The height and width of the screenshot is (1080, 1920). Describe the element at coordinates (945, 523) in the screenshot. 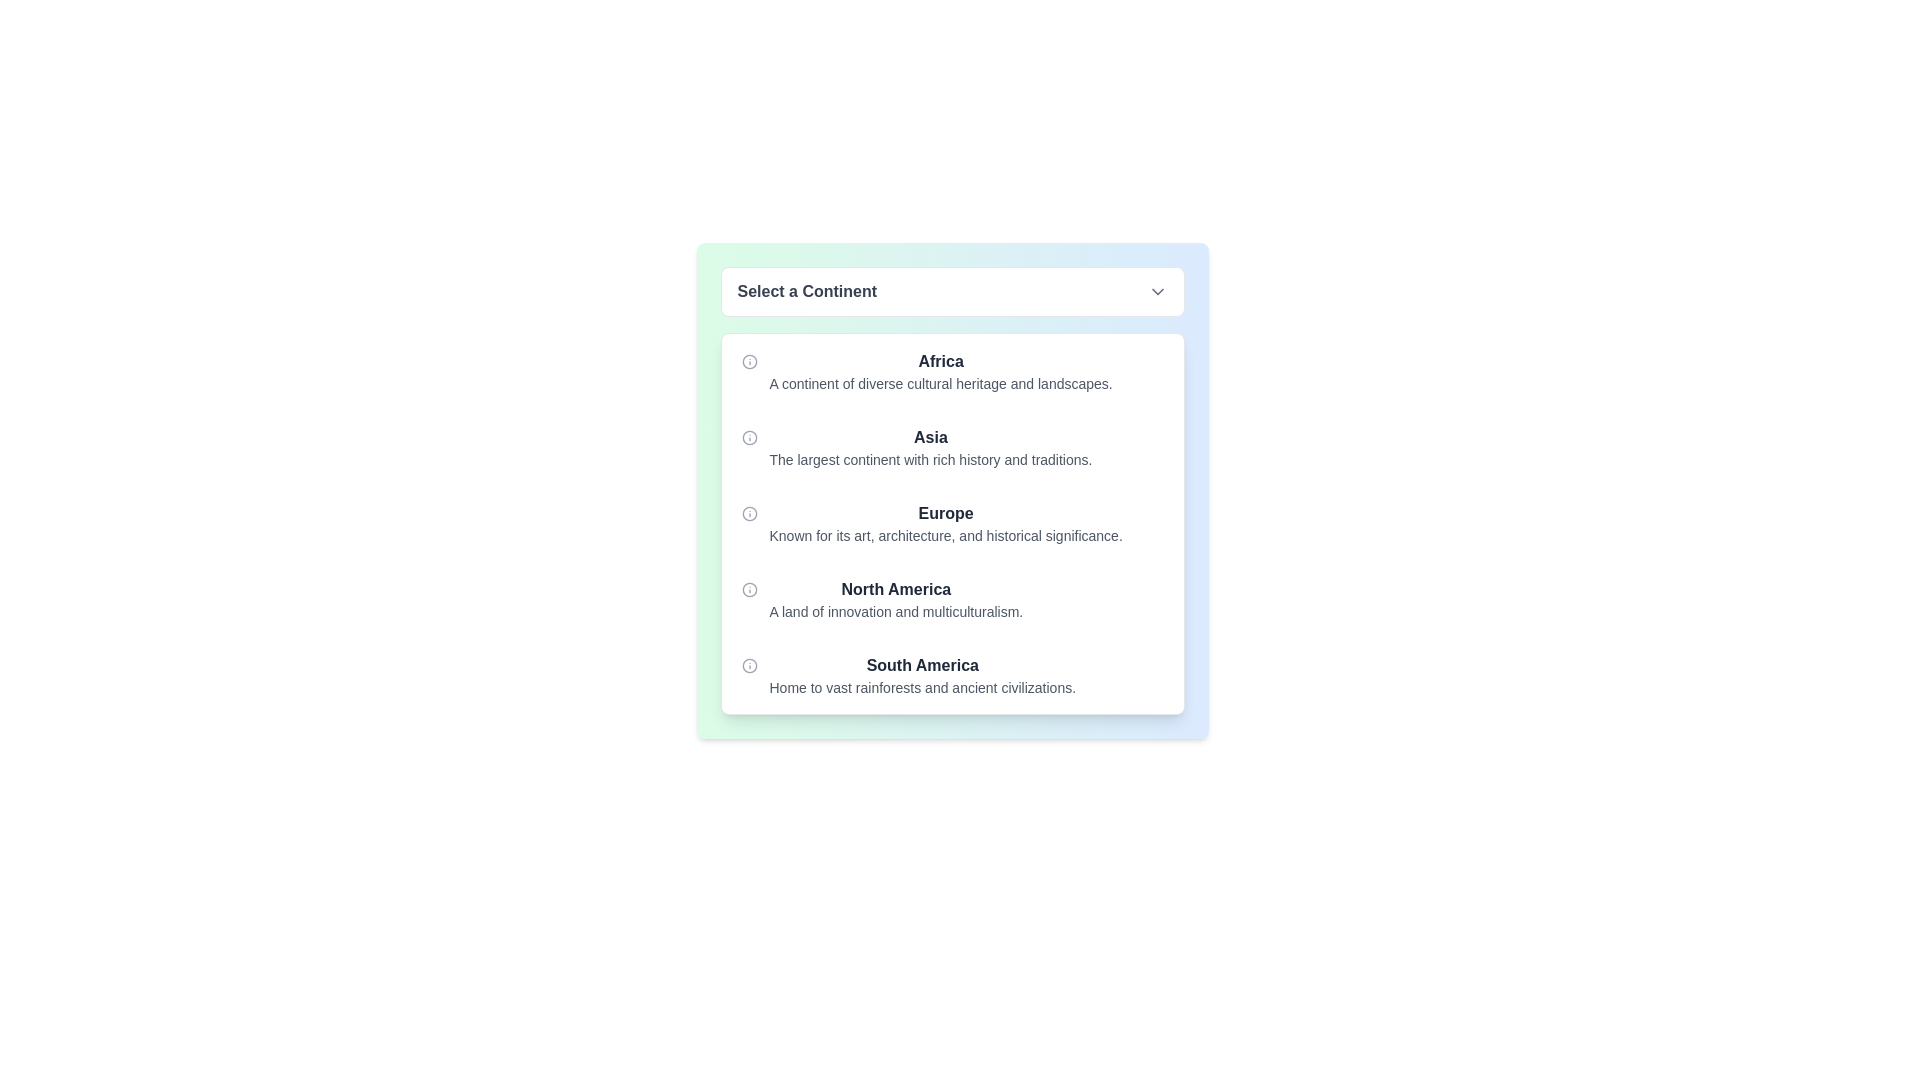

I see `the list item labeled 'Europe' in the selectable list under 'Select a Continent', which is positioned between 'Asia' and 'North America'` at that location.